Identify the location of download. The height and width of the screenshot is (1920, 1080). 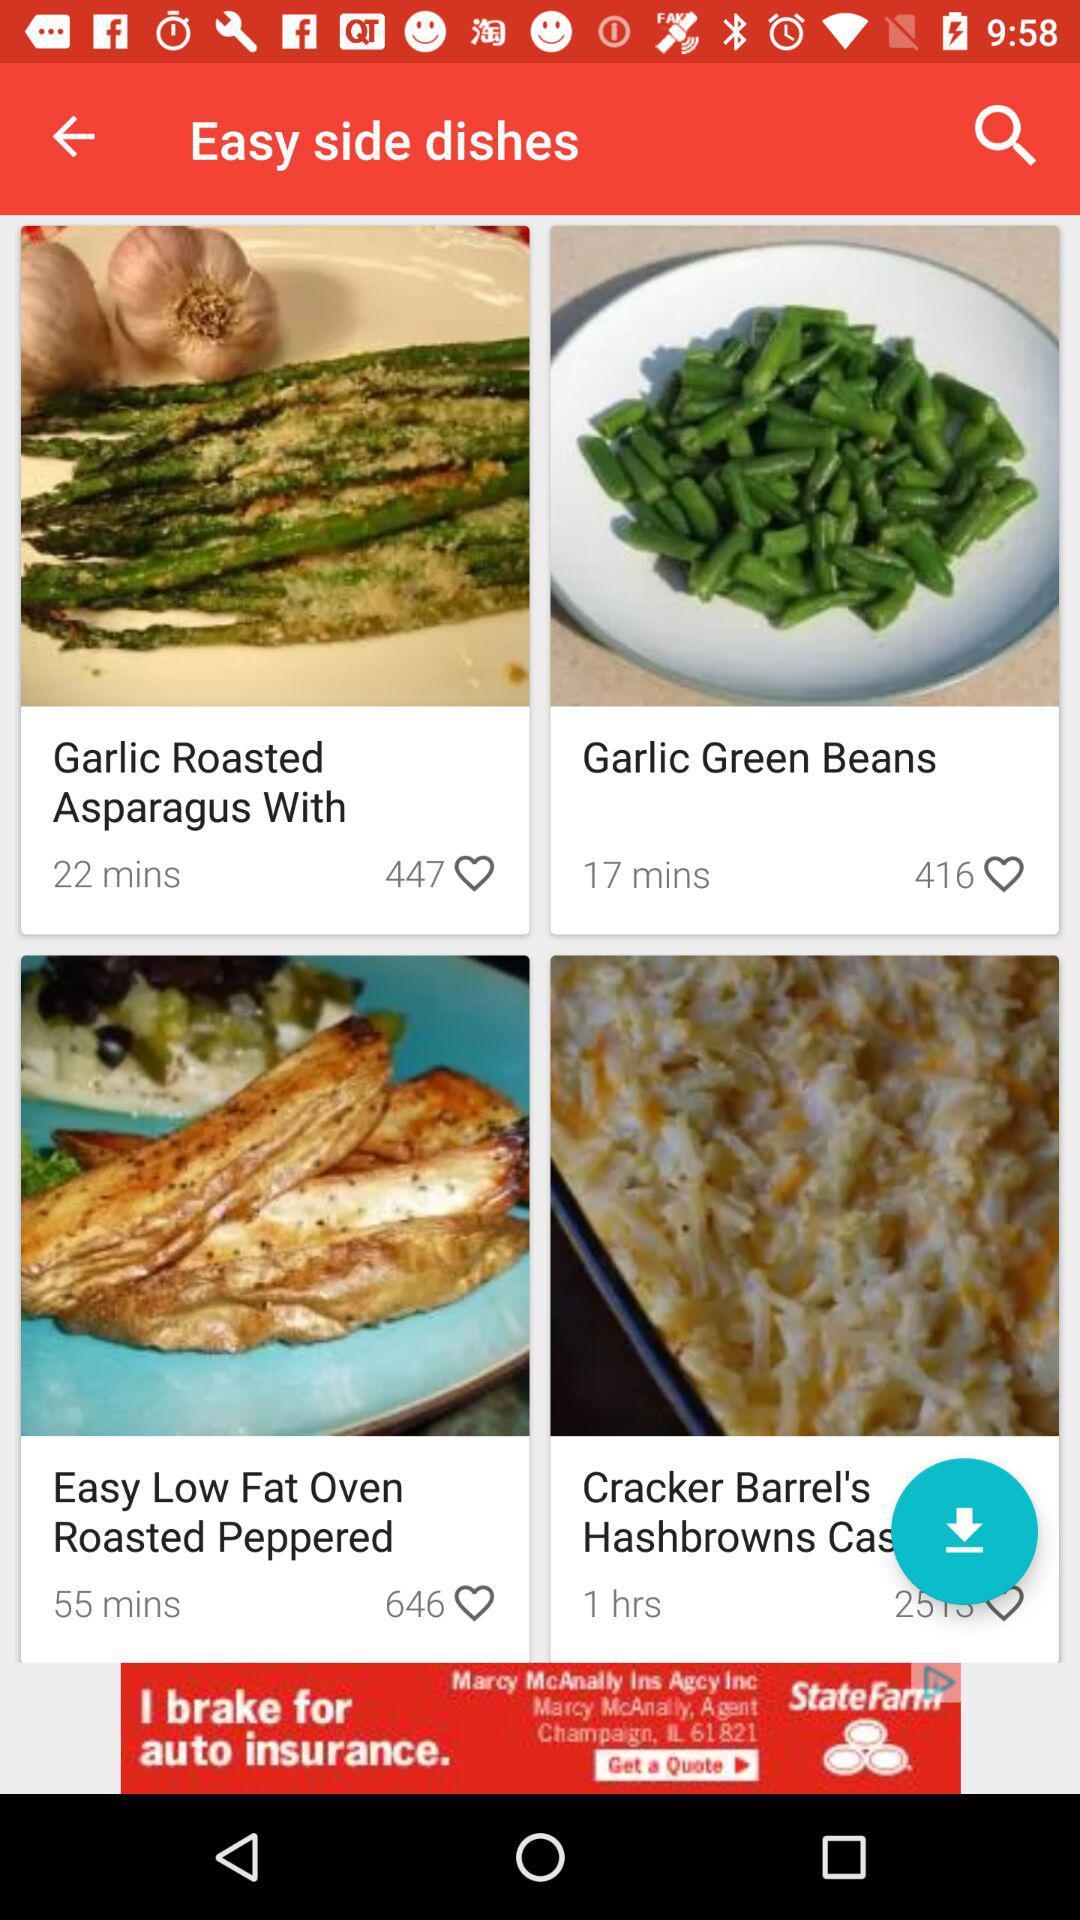
(963, 1530).